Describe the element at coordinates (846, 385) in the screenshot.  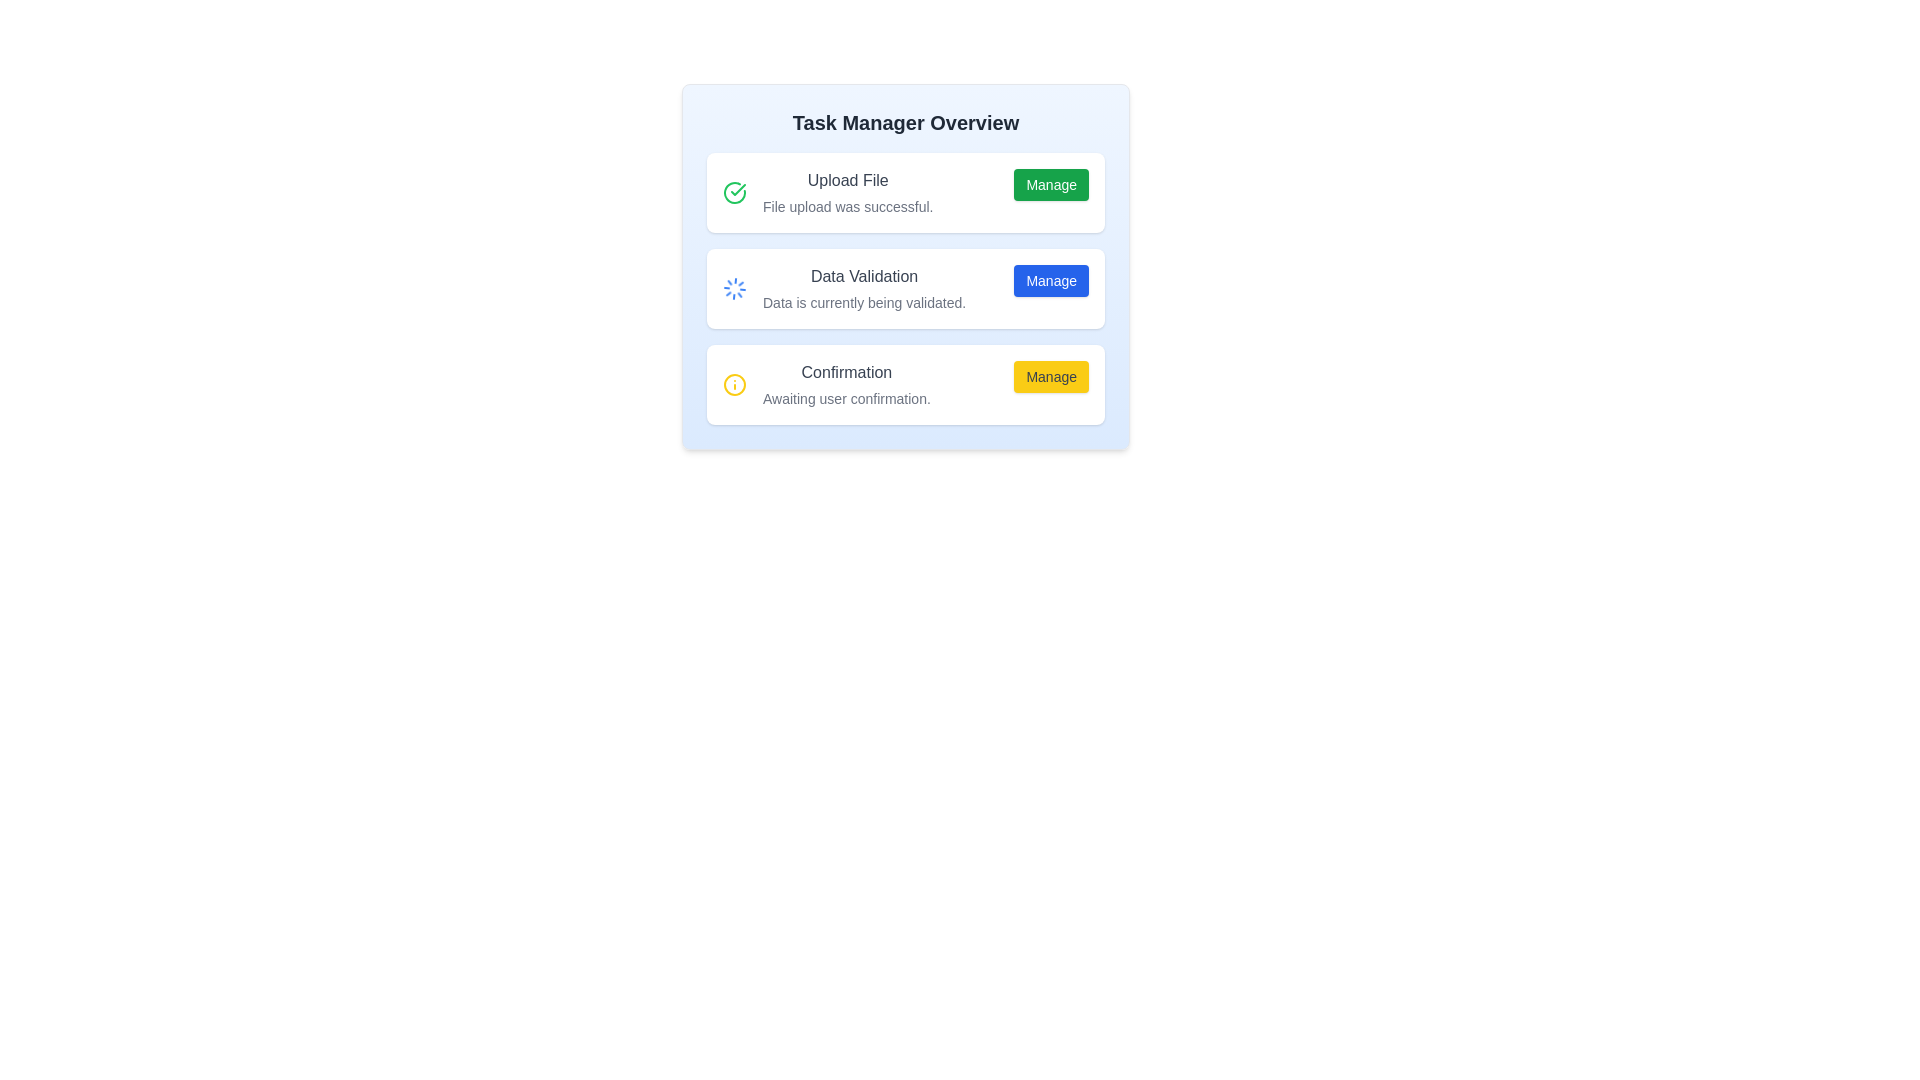
I see `the 'Confirmation' text label that reads 'Confirmation' and 'Awaiting user confirmation.'` at that location.